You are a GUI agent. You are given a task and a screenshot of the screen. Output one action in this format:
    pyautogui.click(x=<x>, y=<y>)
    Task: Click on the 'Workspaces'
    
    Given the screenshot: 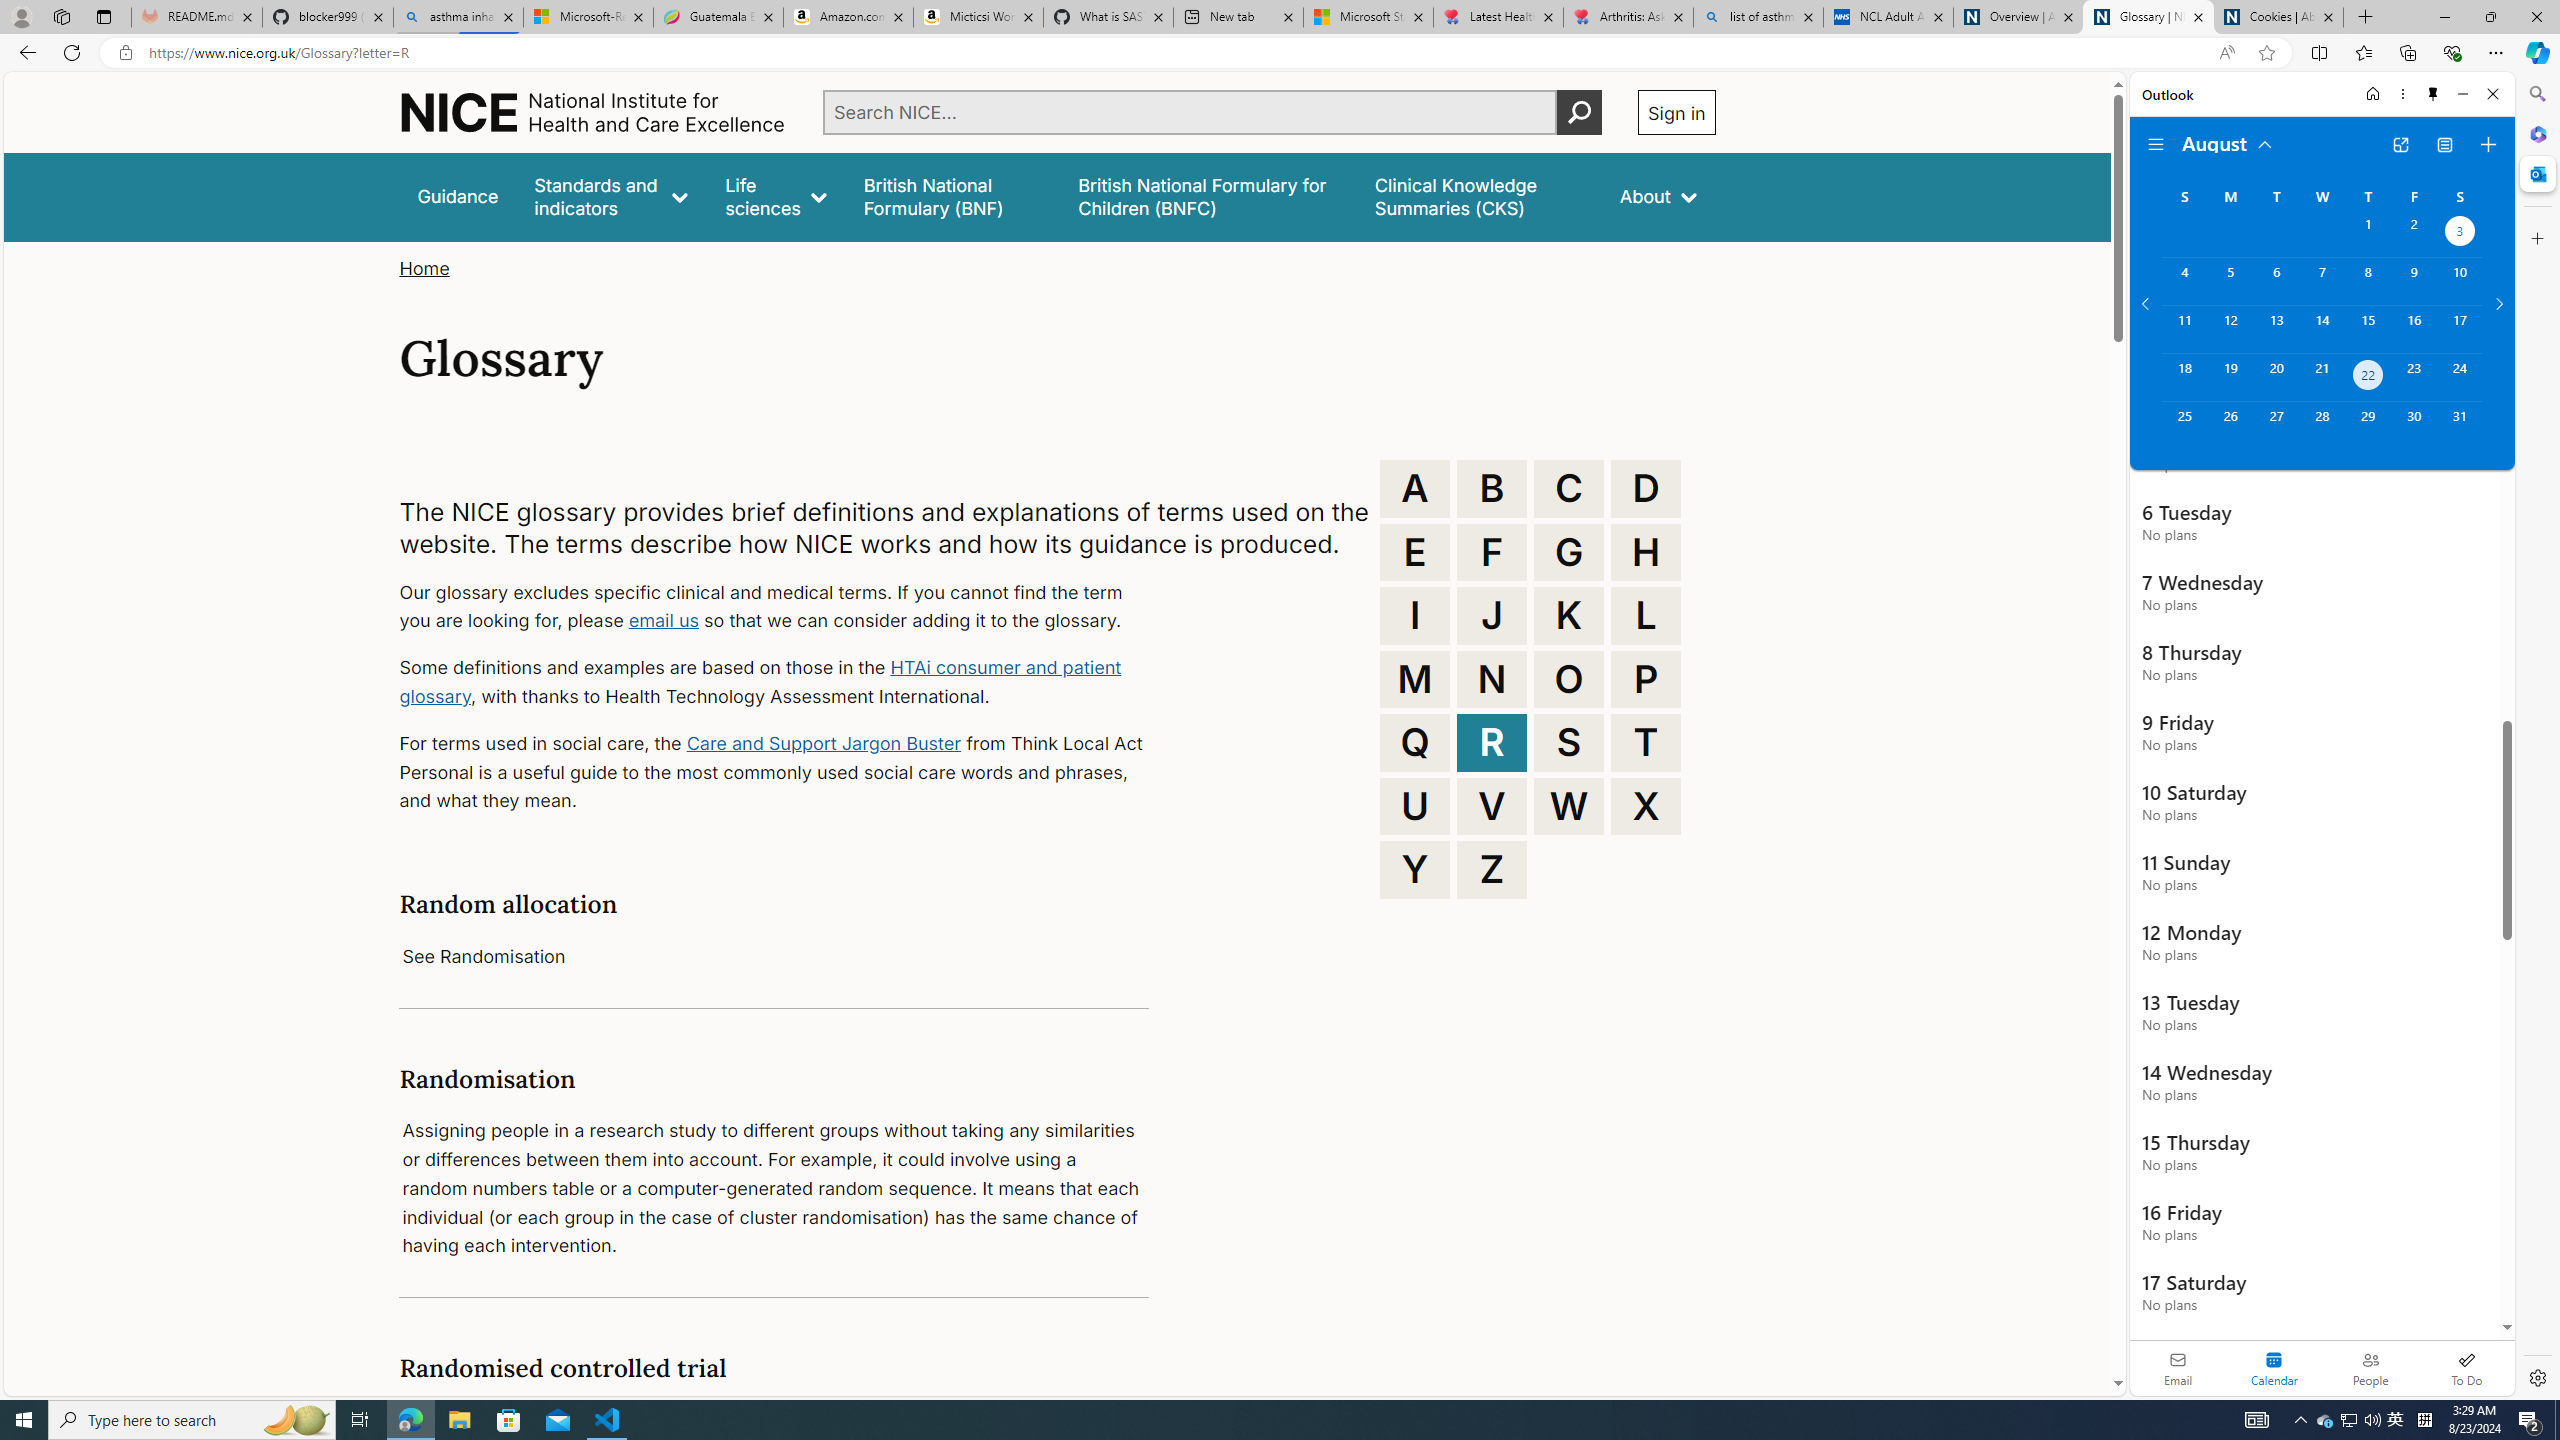 What is the action you would take?
    pyautogui.click(x=61, y=16)
    